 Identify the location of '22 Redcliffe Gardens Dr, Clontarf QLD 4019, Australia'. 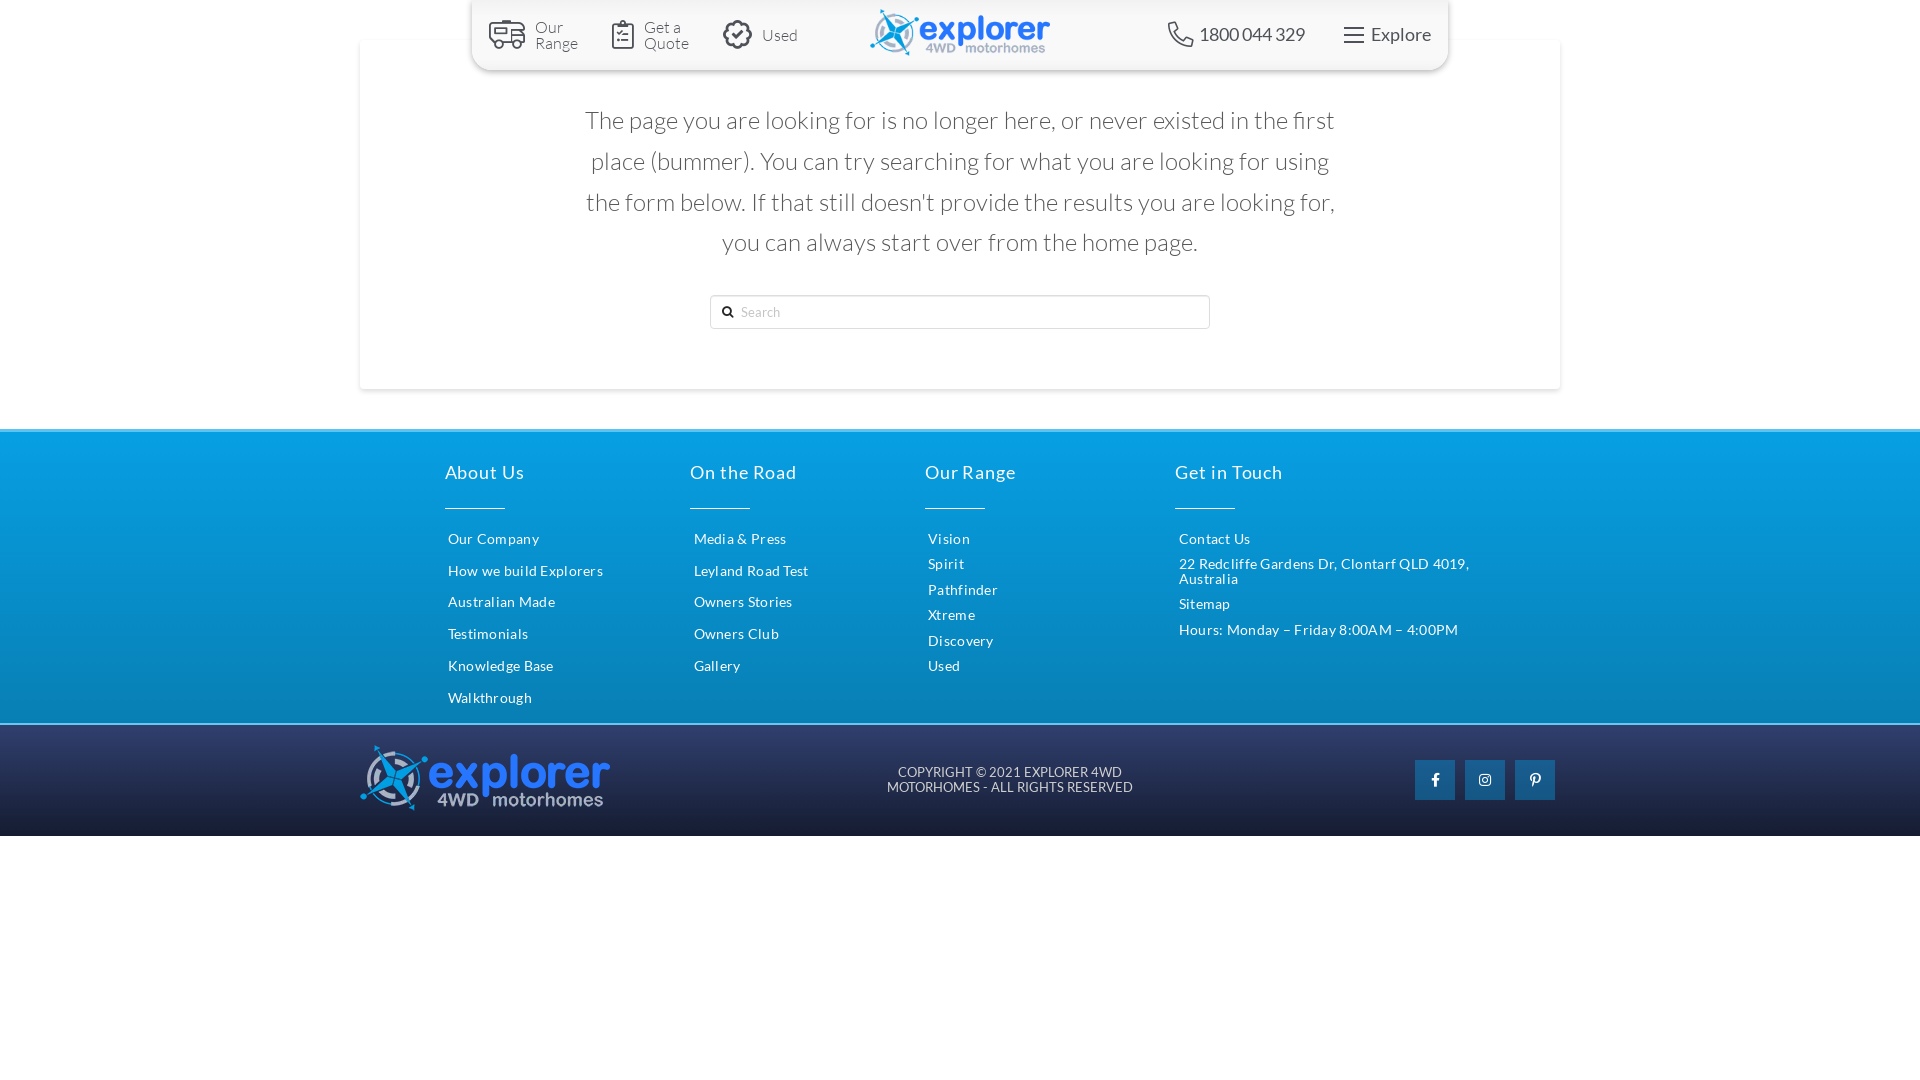
(1179, 571).